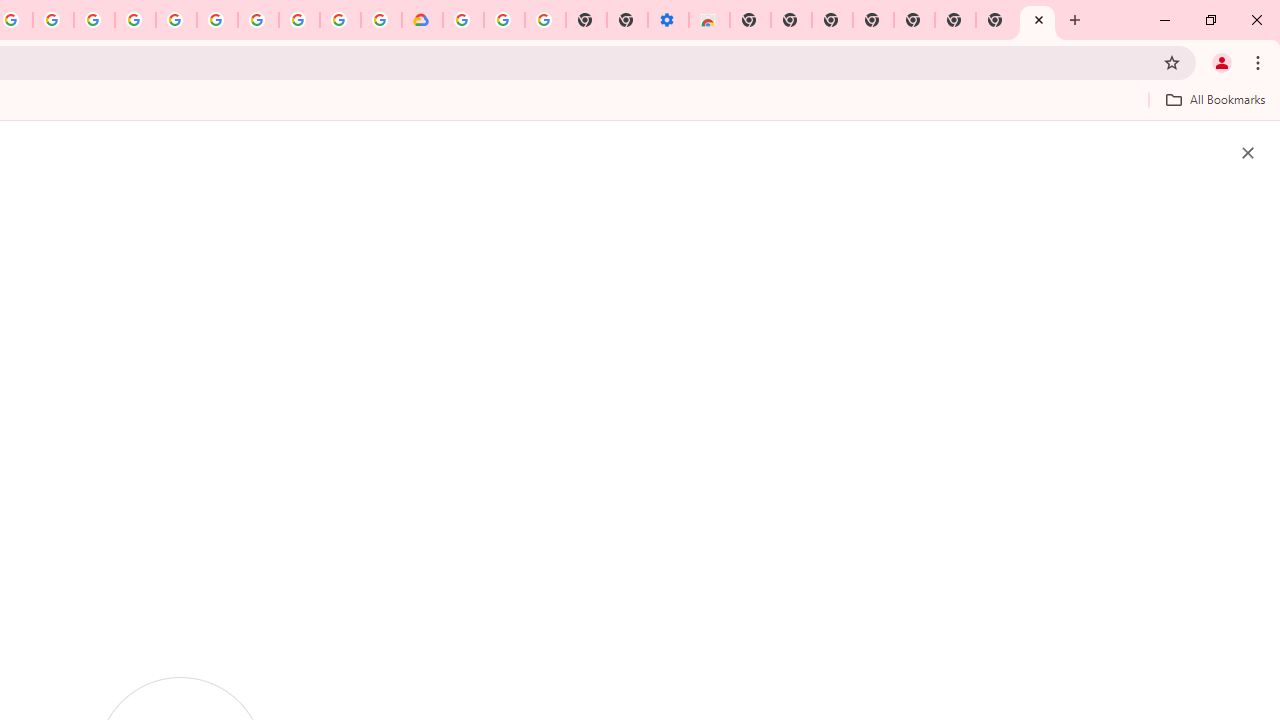 This screenshot has width=1280, height=720. What do you see at coordinates (709, 20) in the screenshot?
I see `'Chrome Web Store - Accessibility extensions'` at bounding box center [709, 20].